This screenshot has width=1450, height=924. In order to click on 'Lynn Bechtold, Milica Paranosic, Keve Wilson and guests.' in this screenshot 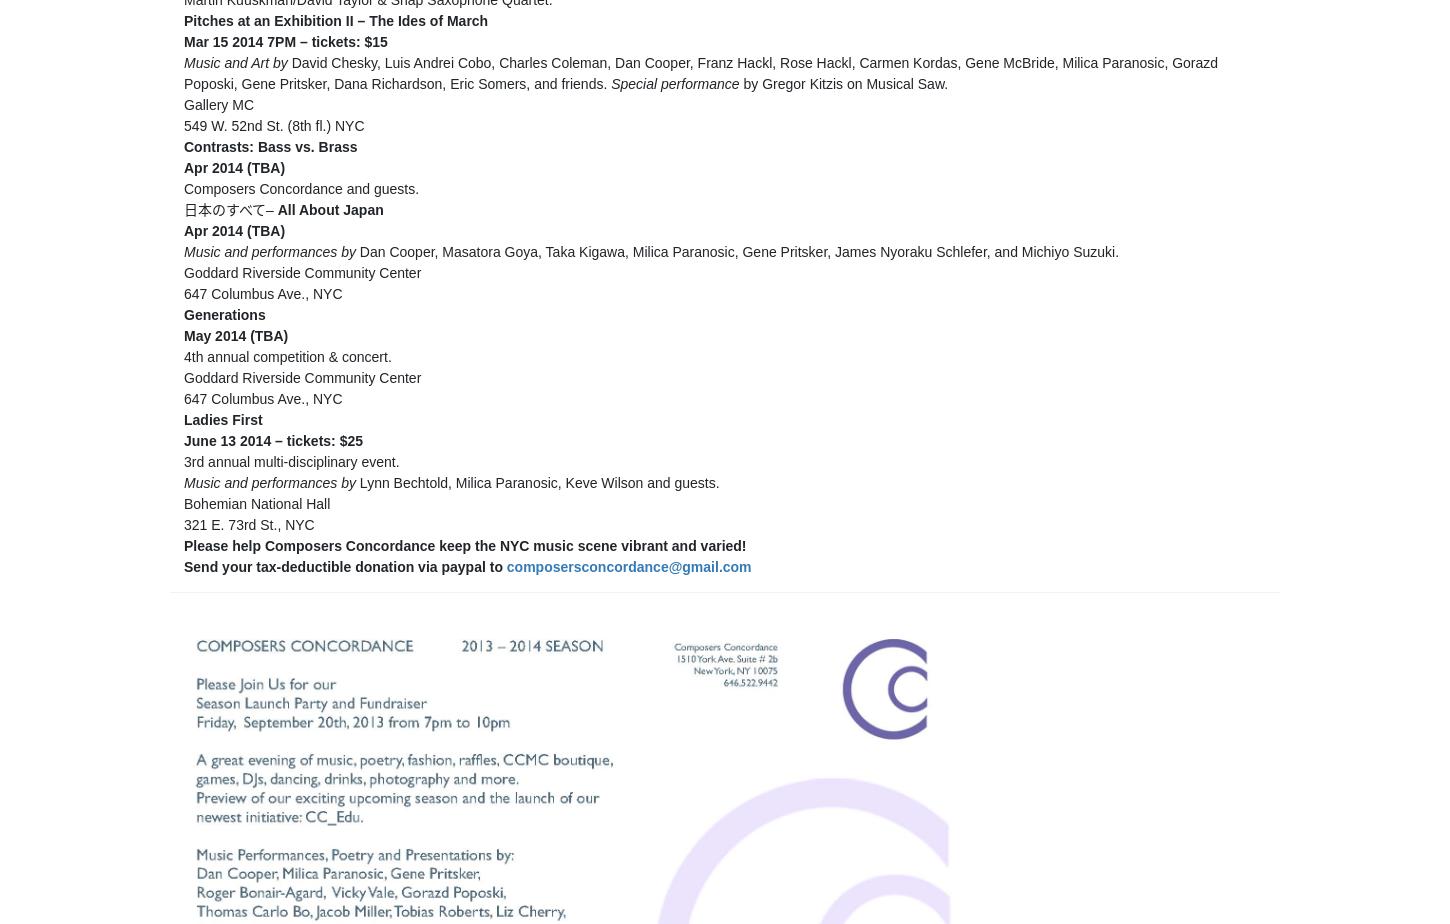, I will do `click(538, 482)`.